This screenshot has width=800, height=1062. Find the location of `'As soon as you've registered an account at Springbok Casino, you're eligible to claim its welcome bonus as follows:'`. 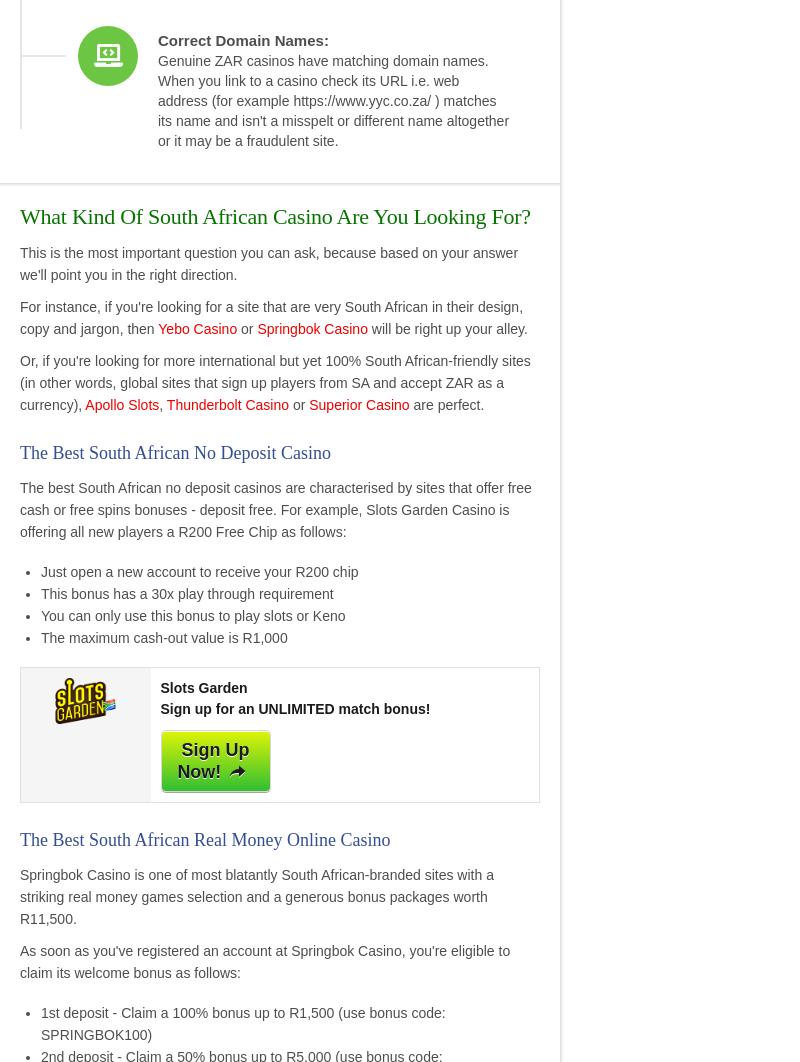

'As soon as you've registered an account at Springbok Casino, you're eligible to claim its welcome bonus as follows:' is located at coordinates (263, 960).